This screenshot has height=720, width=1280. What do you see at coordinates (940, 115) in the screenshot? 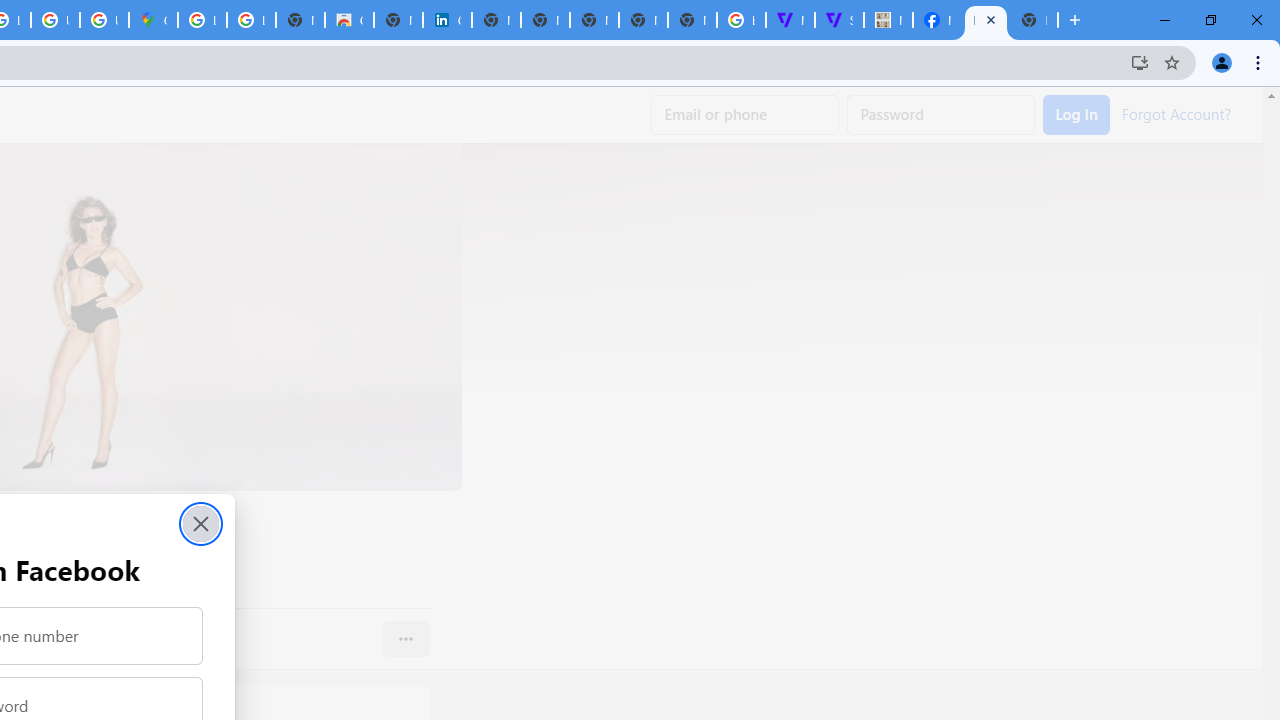
I see `'Password'` at bounding box center [940, 115].